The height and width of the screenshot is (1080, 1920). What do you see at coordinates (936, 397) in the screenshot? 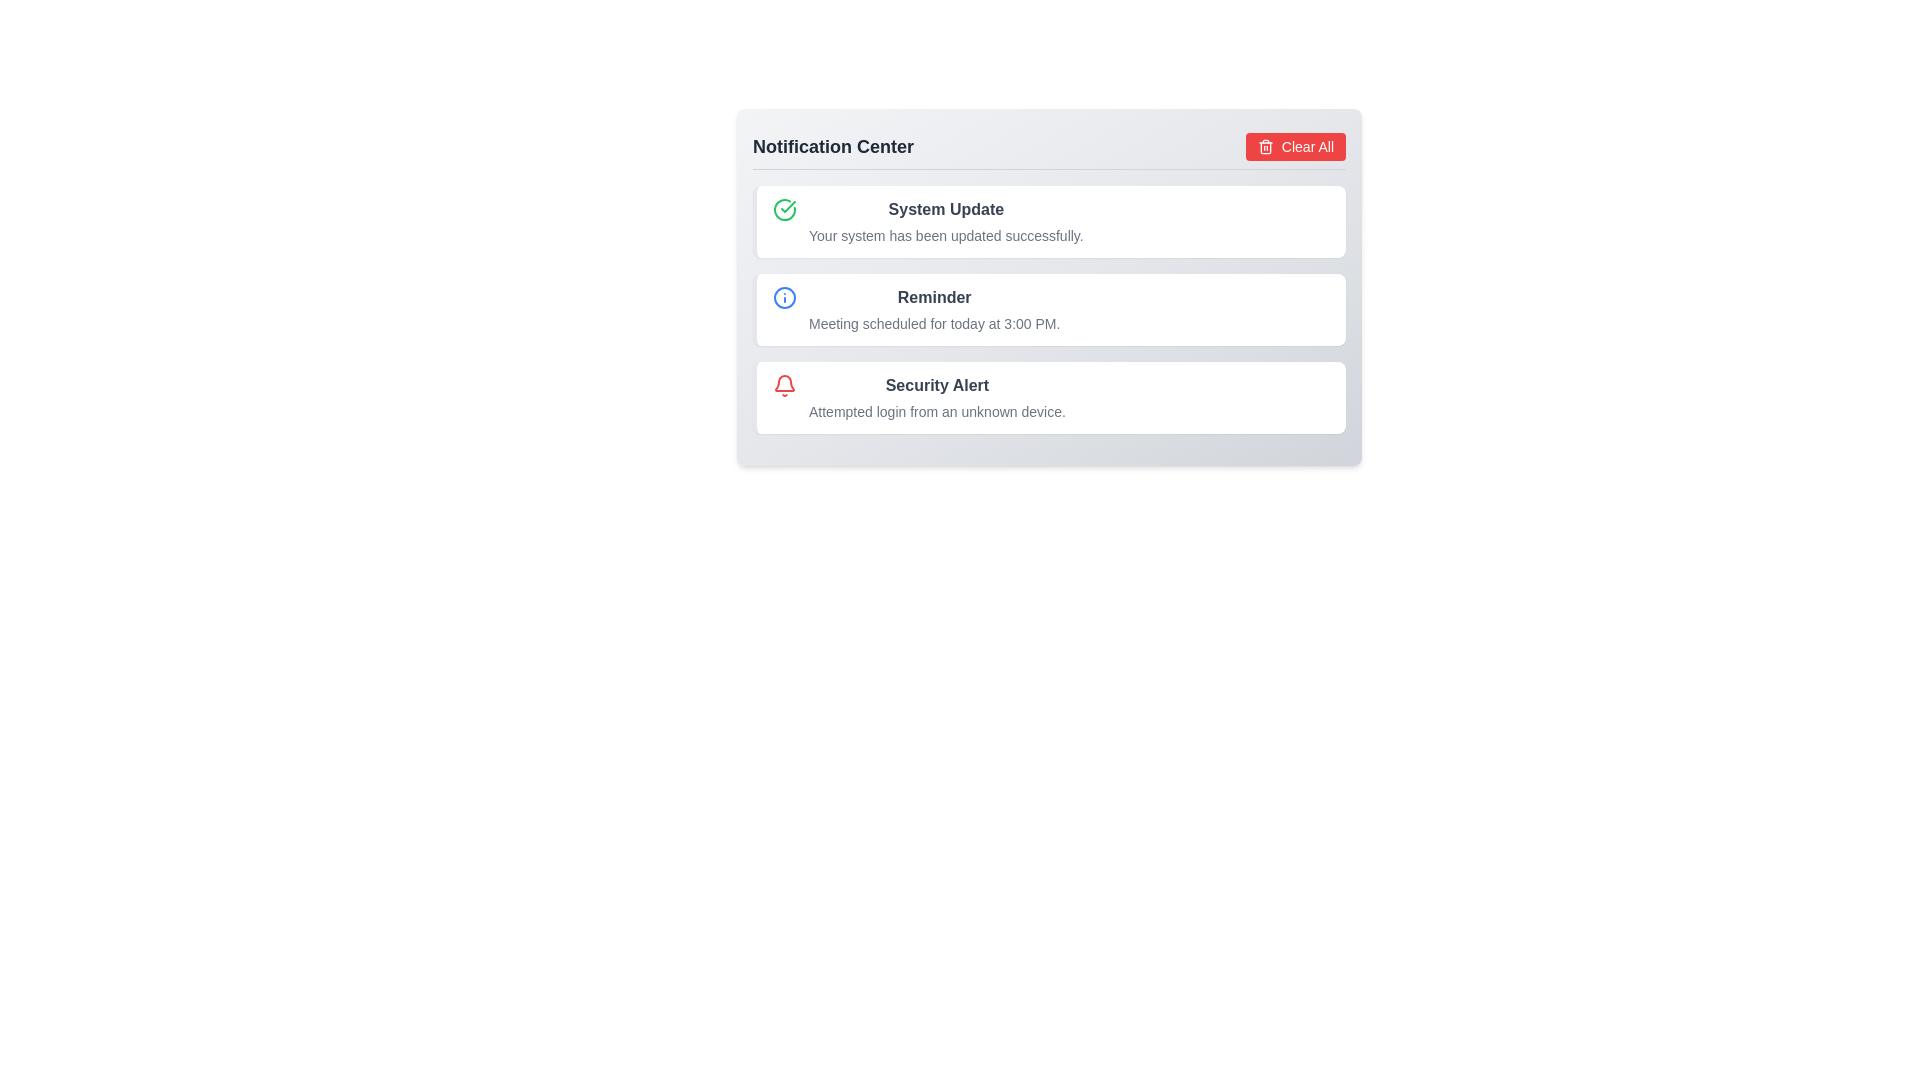
I see `the text-based informational message titled 'Security Alert' that displays the message 'Attempted login from an unknown device.'` at bounding box center [936, 397].